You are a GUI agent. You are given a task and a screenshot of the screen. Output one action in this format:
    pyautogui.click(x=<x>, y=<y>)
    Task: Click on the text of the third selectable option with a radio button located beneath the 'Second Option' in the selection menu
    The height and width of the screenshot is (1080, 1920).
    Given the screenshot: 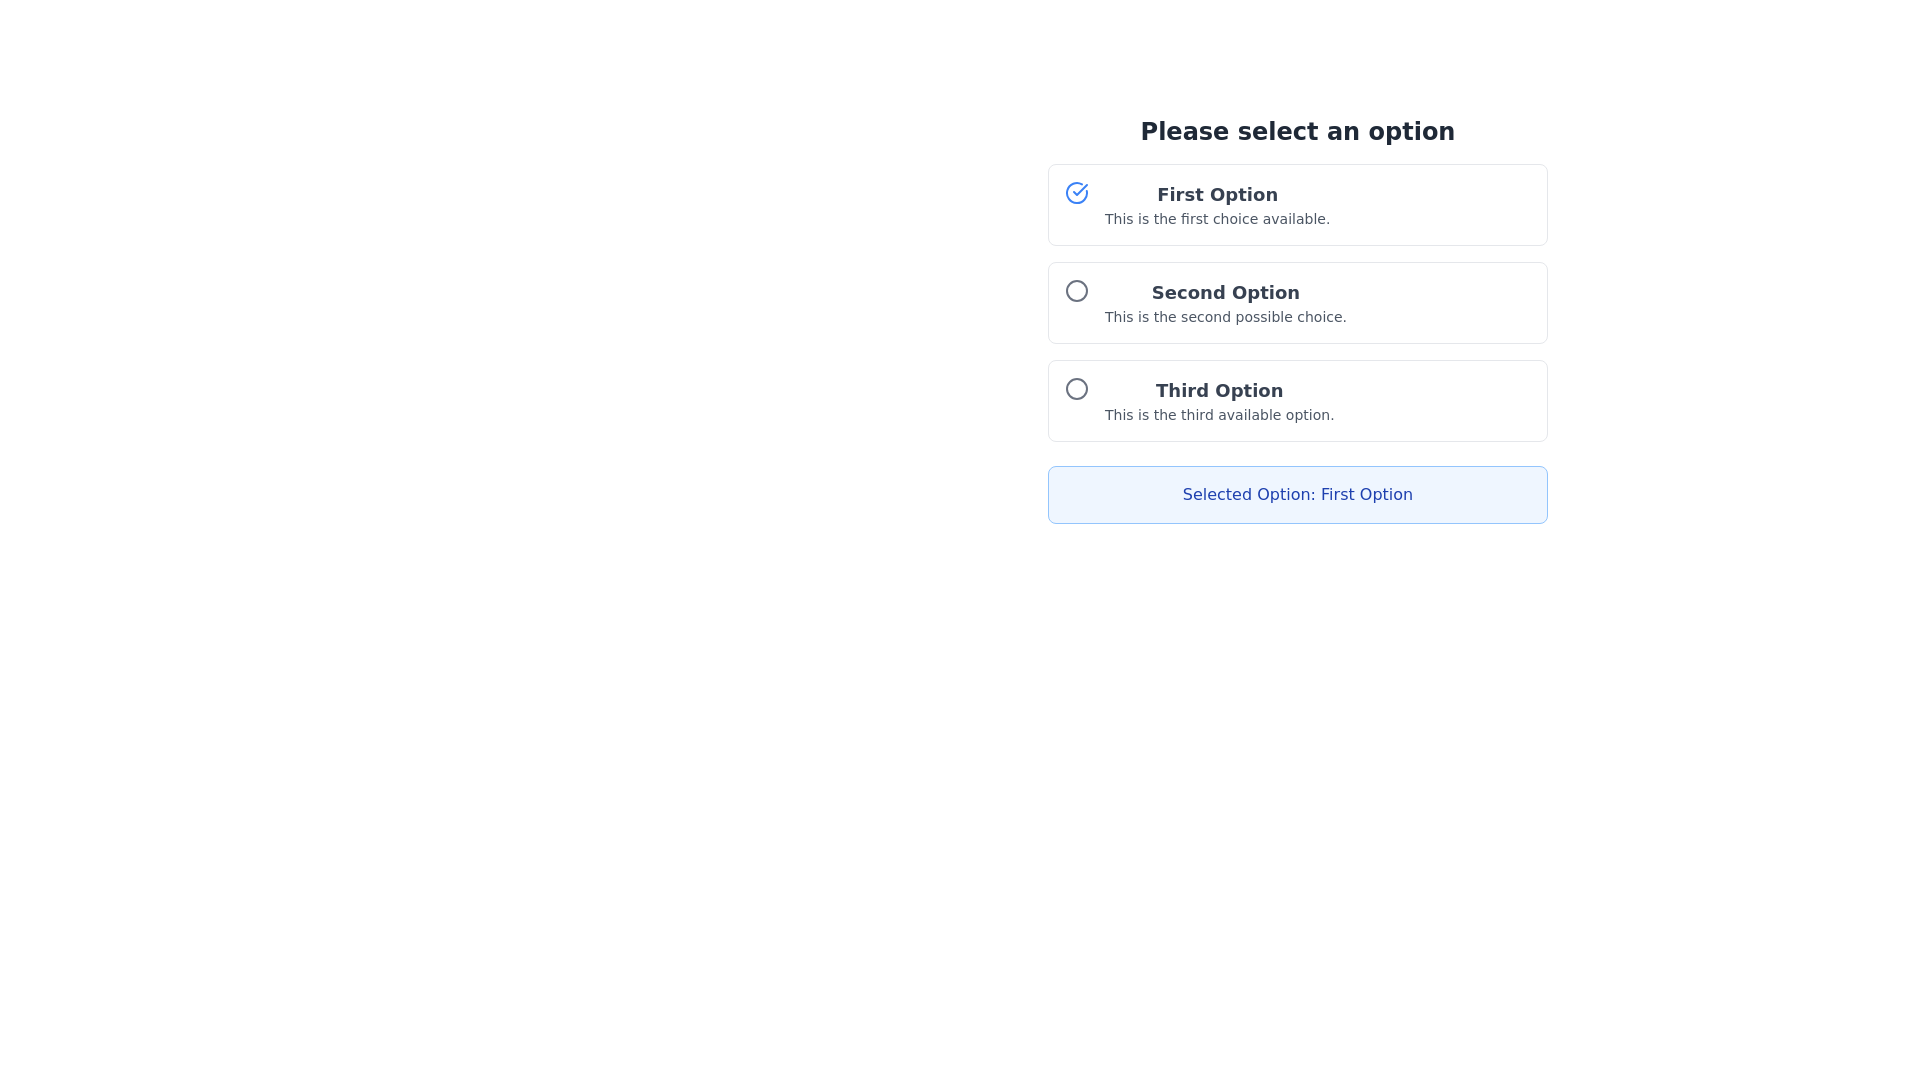 What is the action you would take?
    pyautogui.click(x=1297, y=401)
    